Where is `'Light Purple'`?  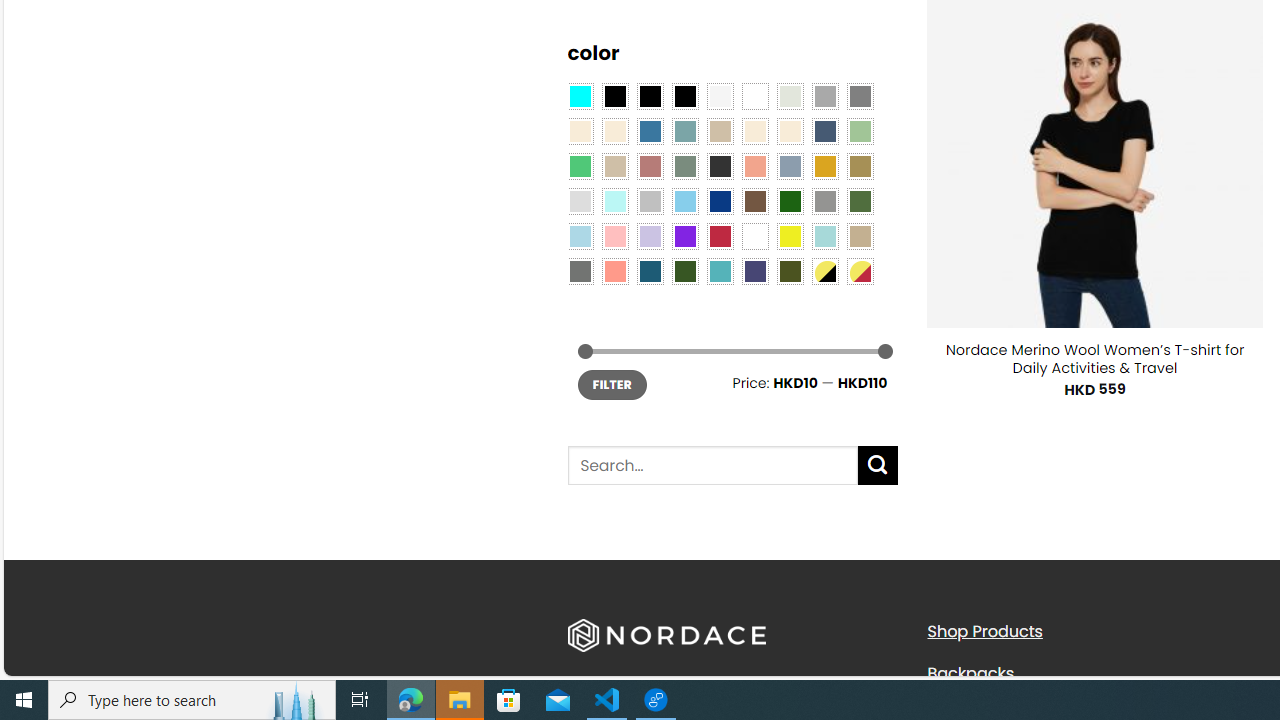 'Light Purple' is located at coordinates (650, 235).